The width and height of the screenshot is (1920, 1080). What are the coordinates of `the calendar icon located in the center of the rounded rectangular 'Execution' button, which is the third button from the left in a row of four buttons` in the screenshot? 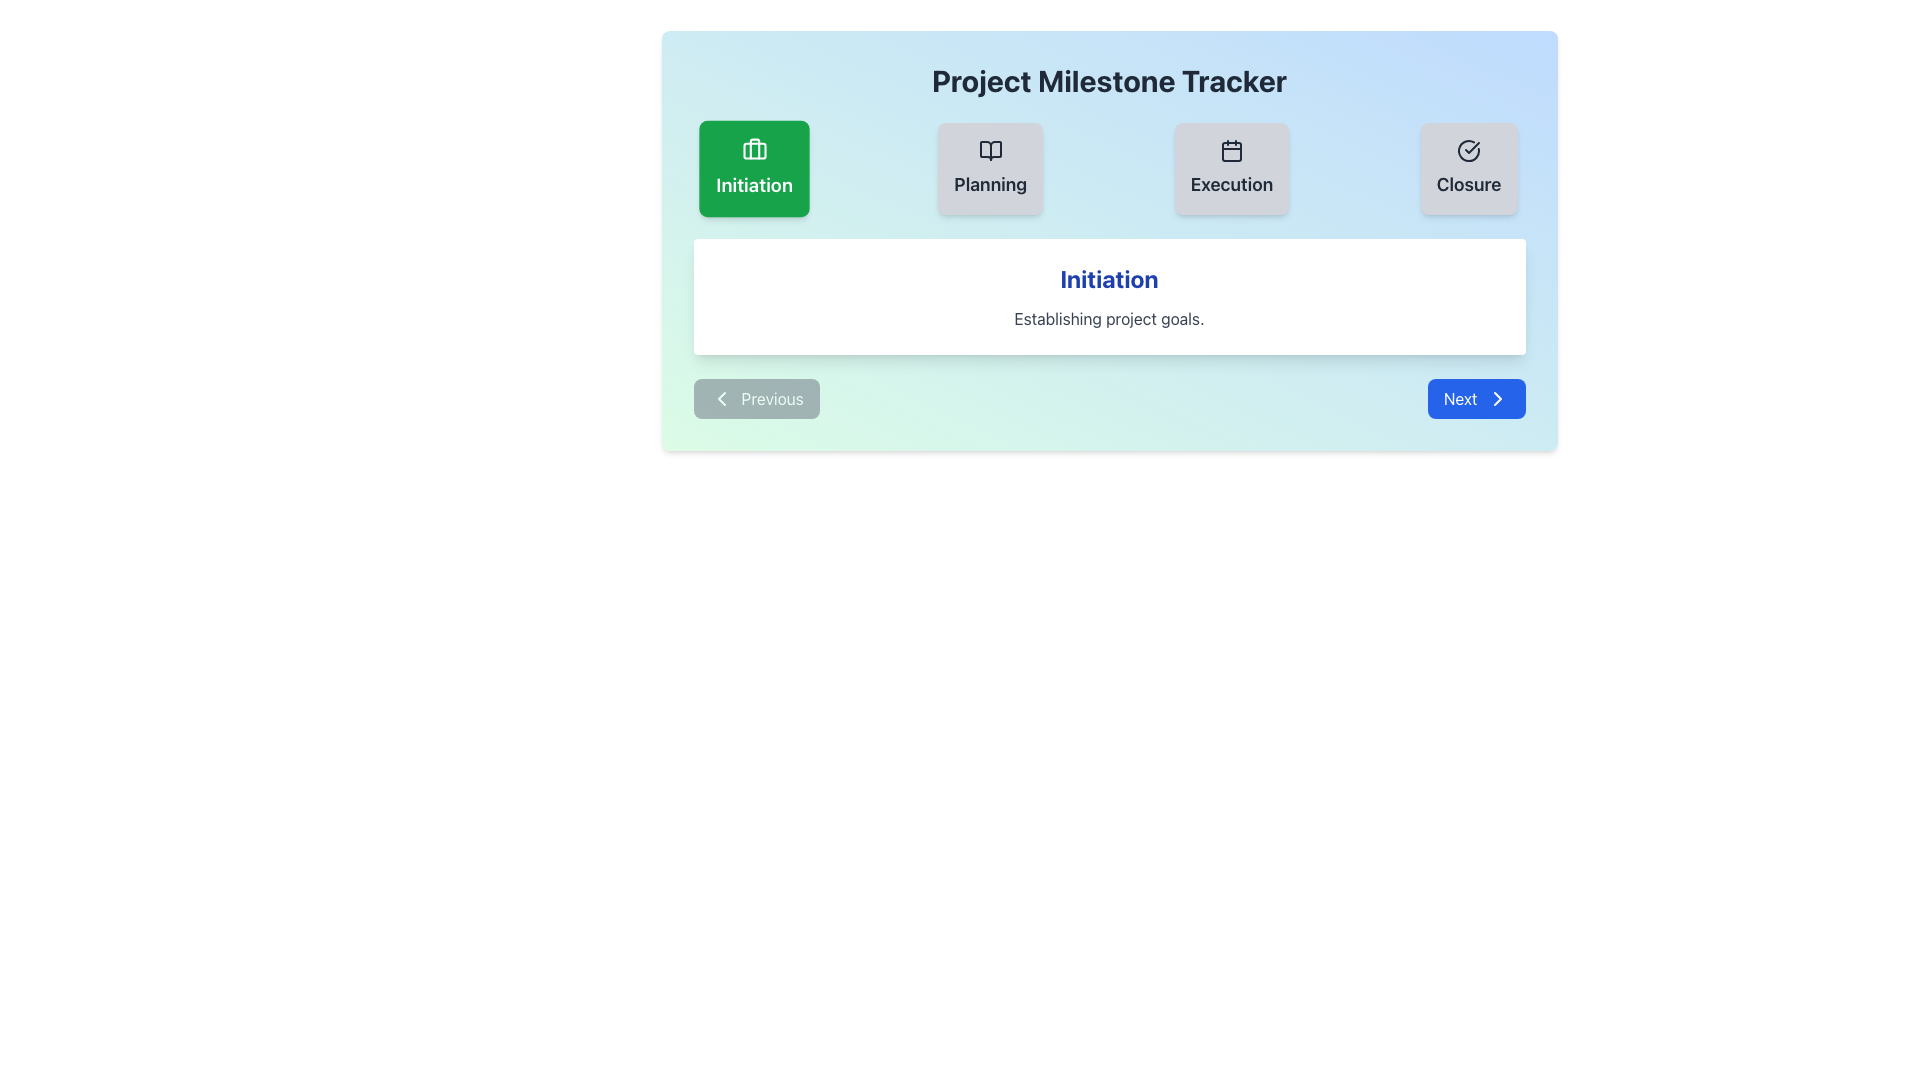 It's located at (1230, 149).